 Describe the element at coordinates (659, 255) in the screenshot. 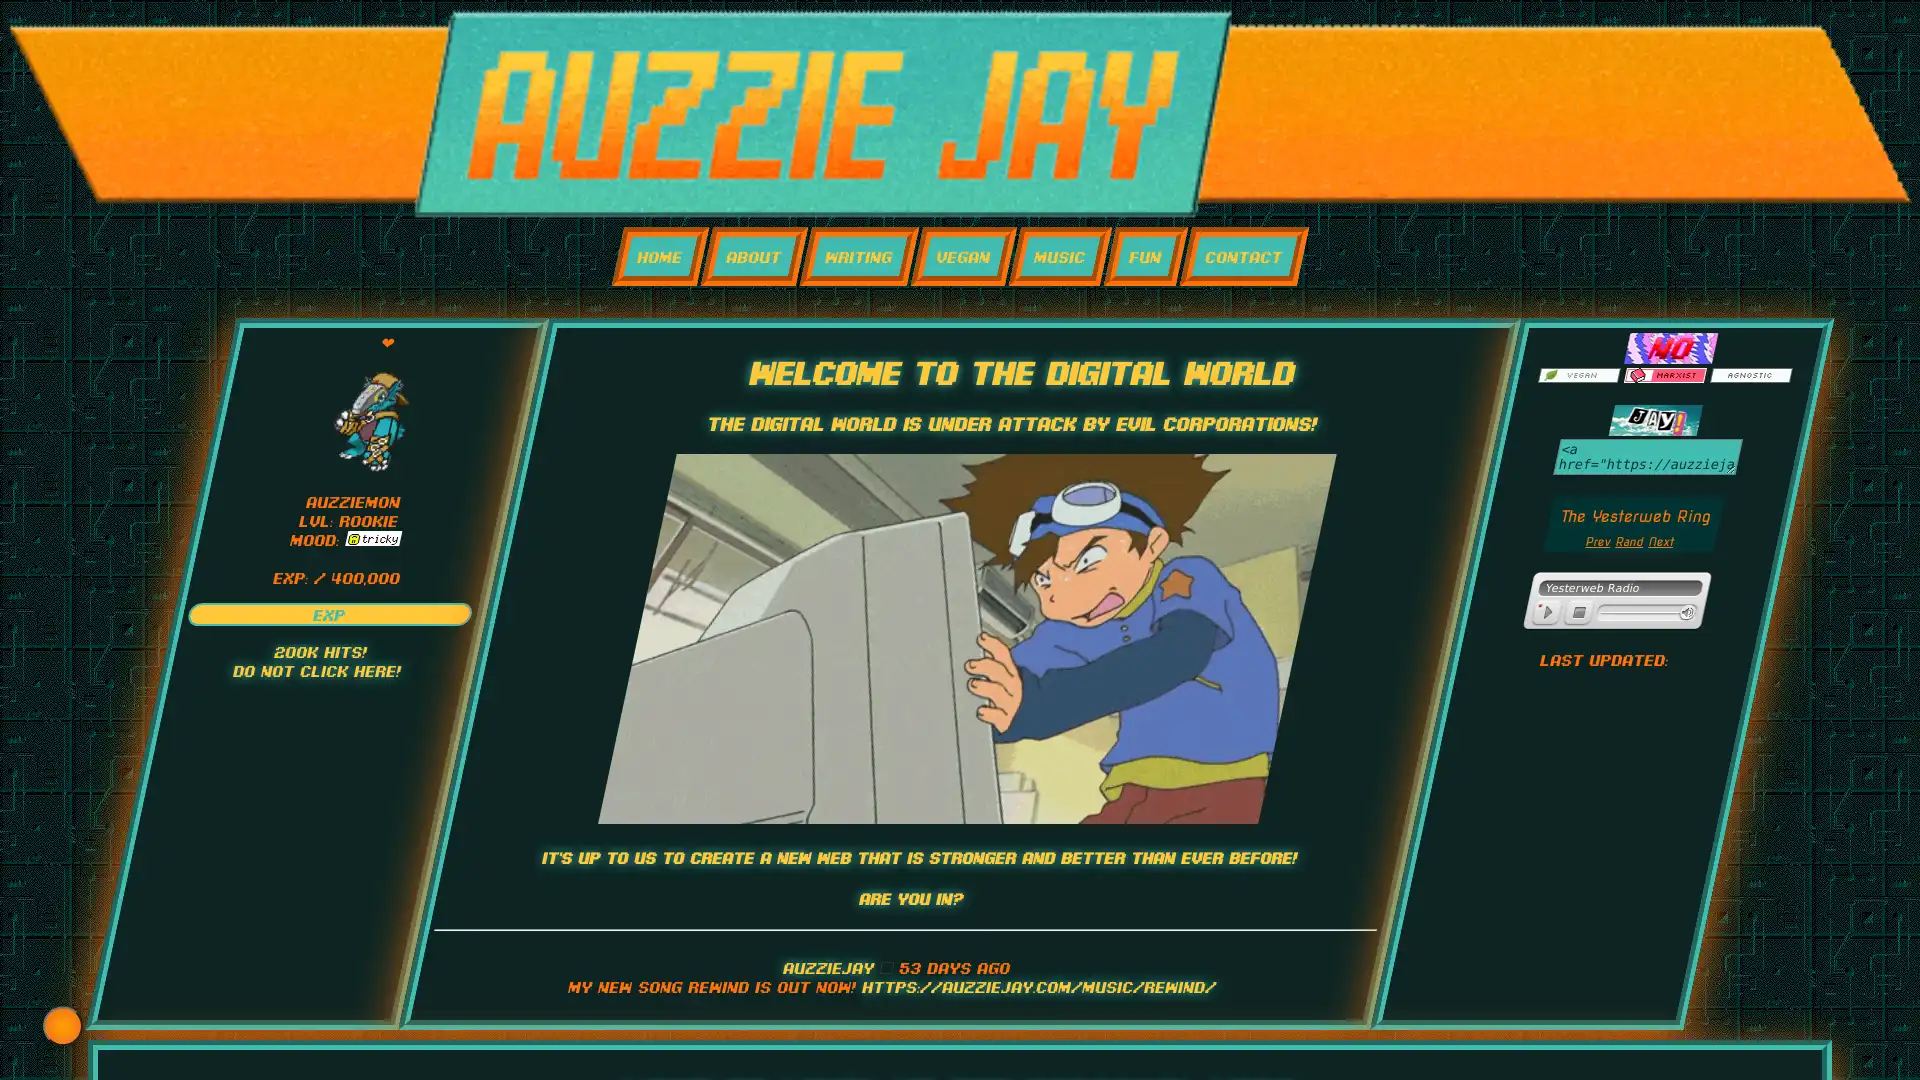

I see `HOME` at that location.